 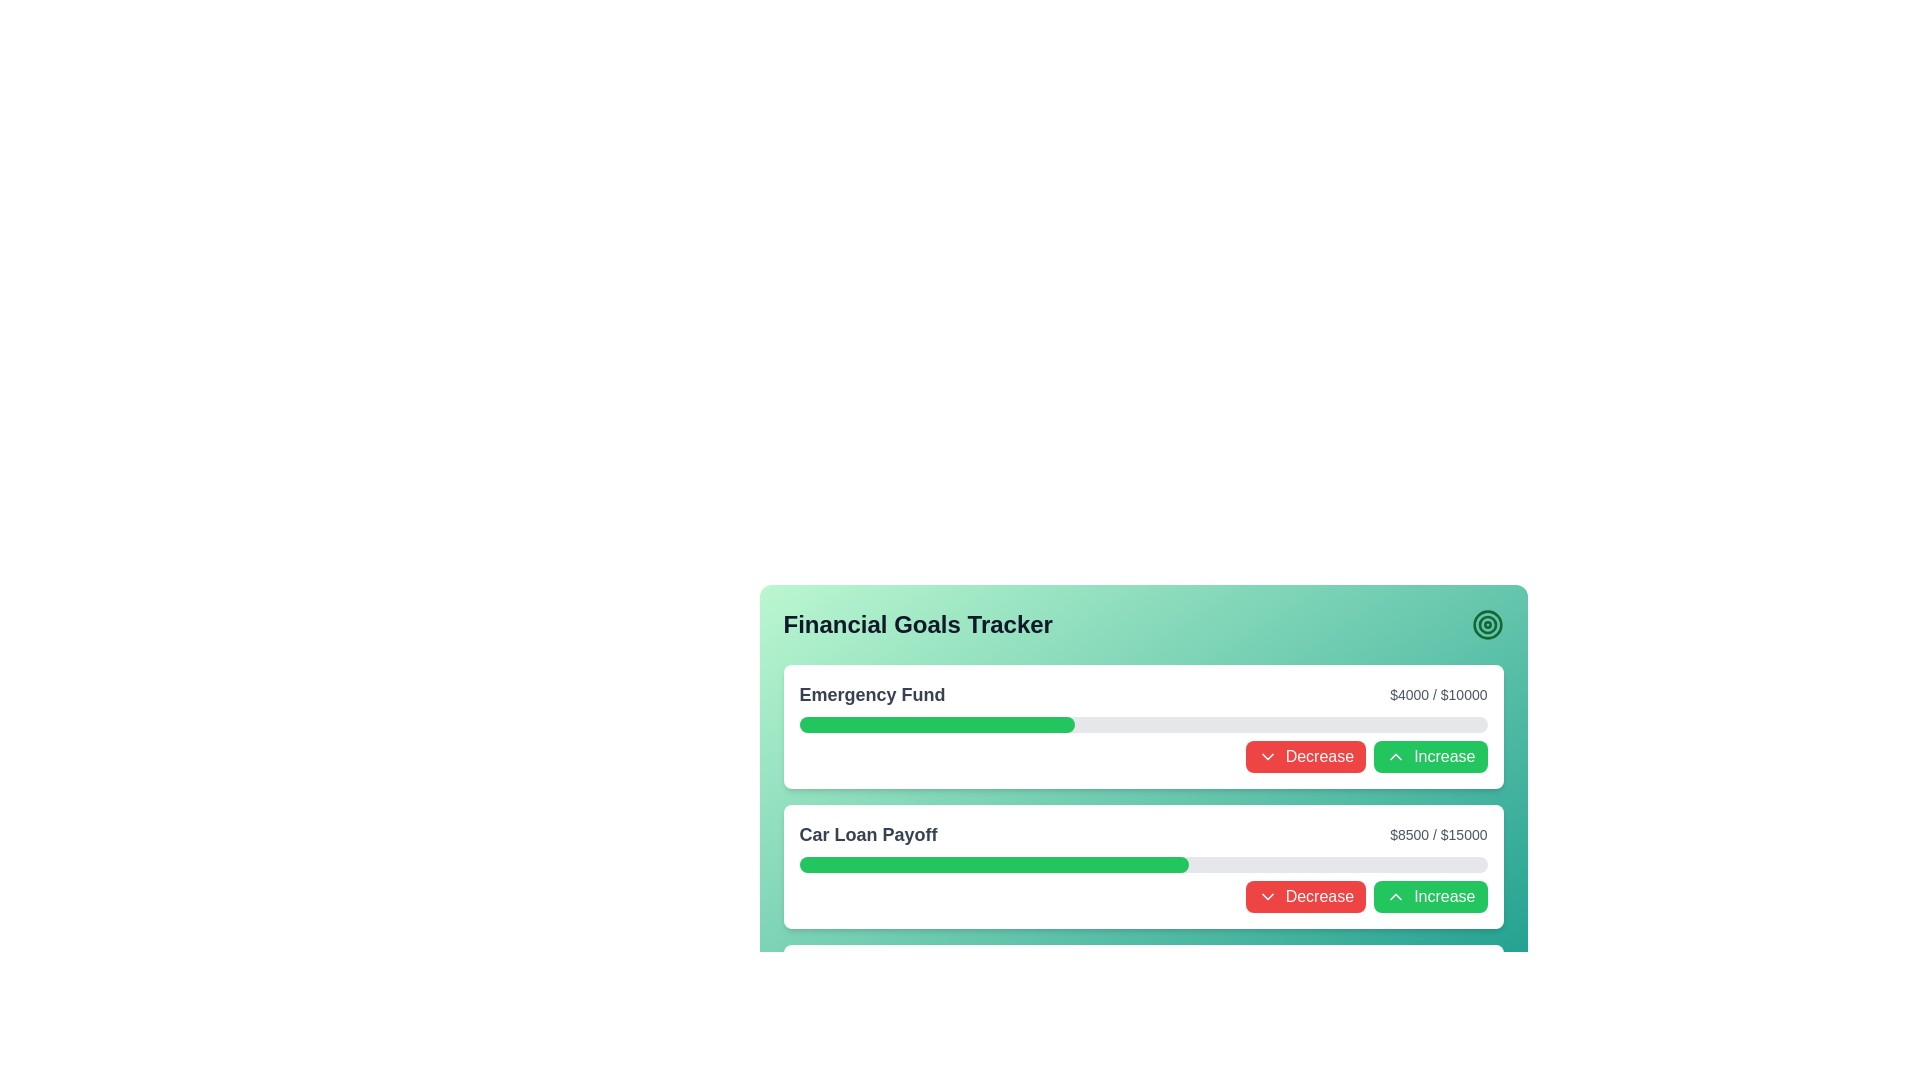 I want to click on the 'Decrease' button for the 'Emergency Fund', so click(x=1305, y=756).